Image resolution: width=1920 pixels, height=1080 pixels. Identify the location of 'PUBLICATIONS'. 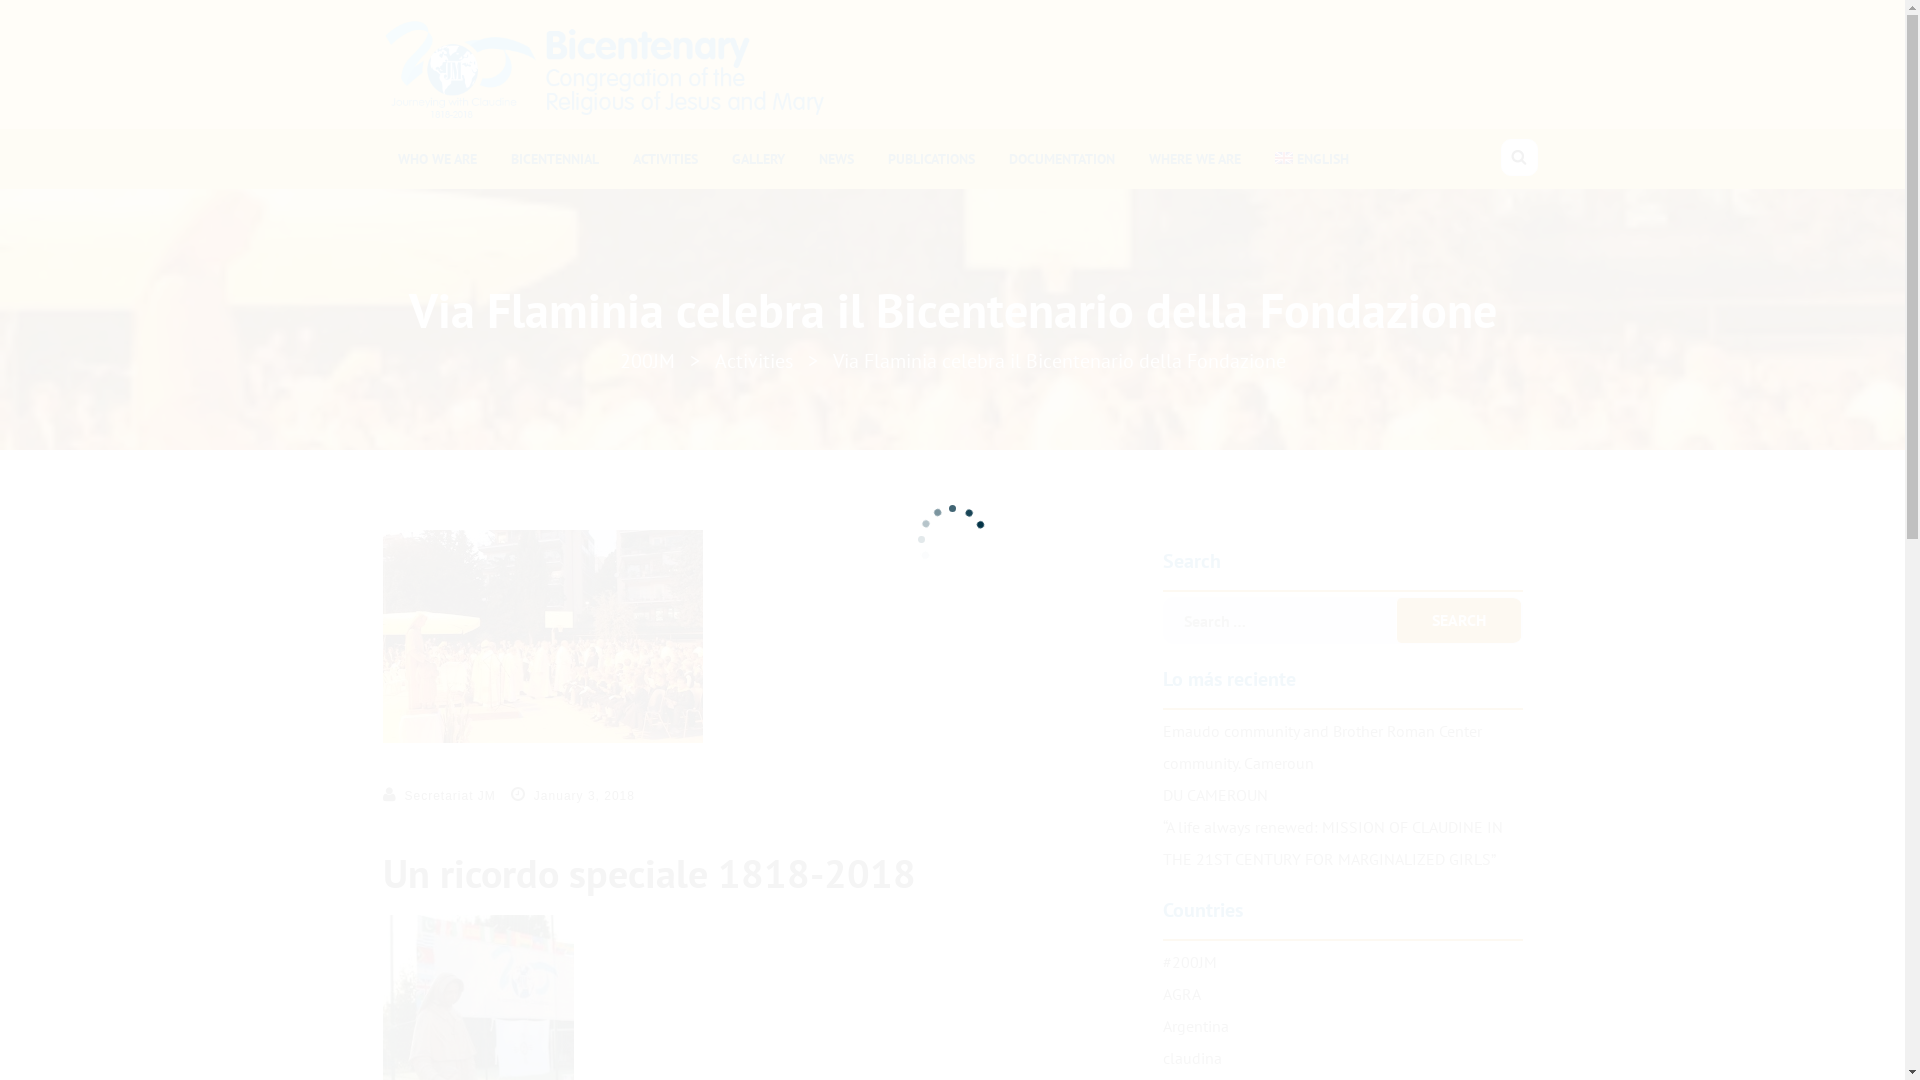
(872, 157).